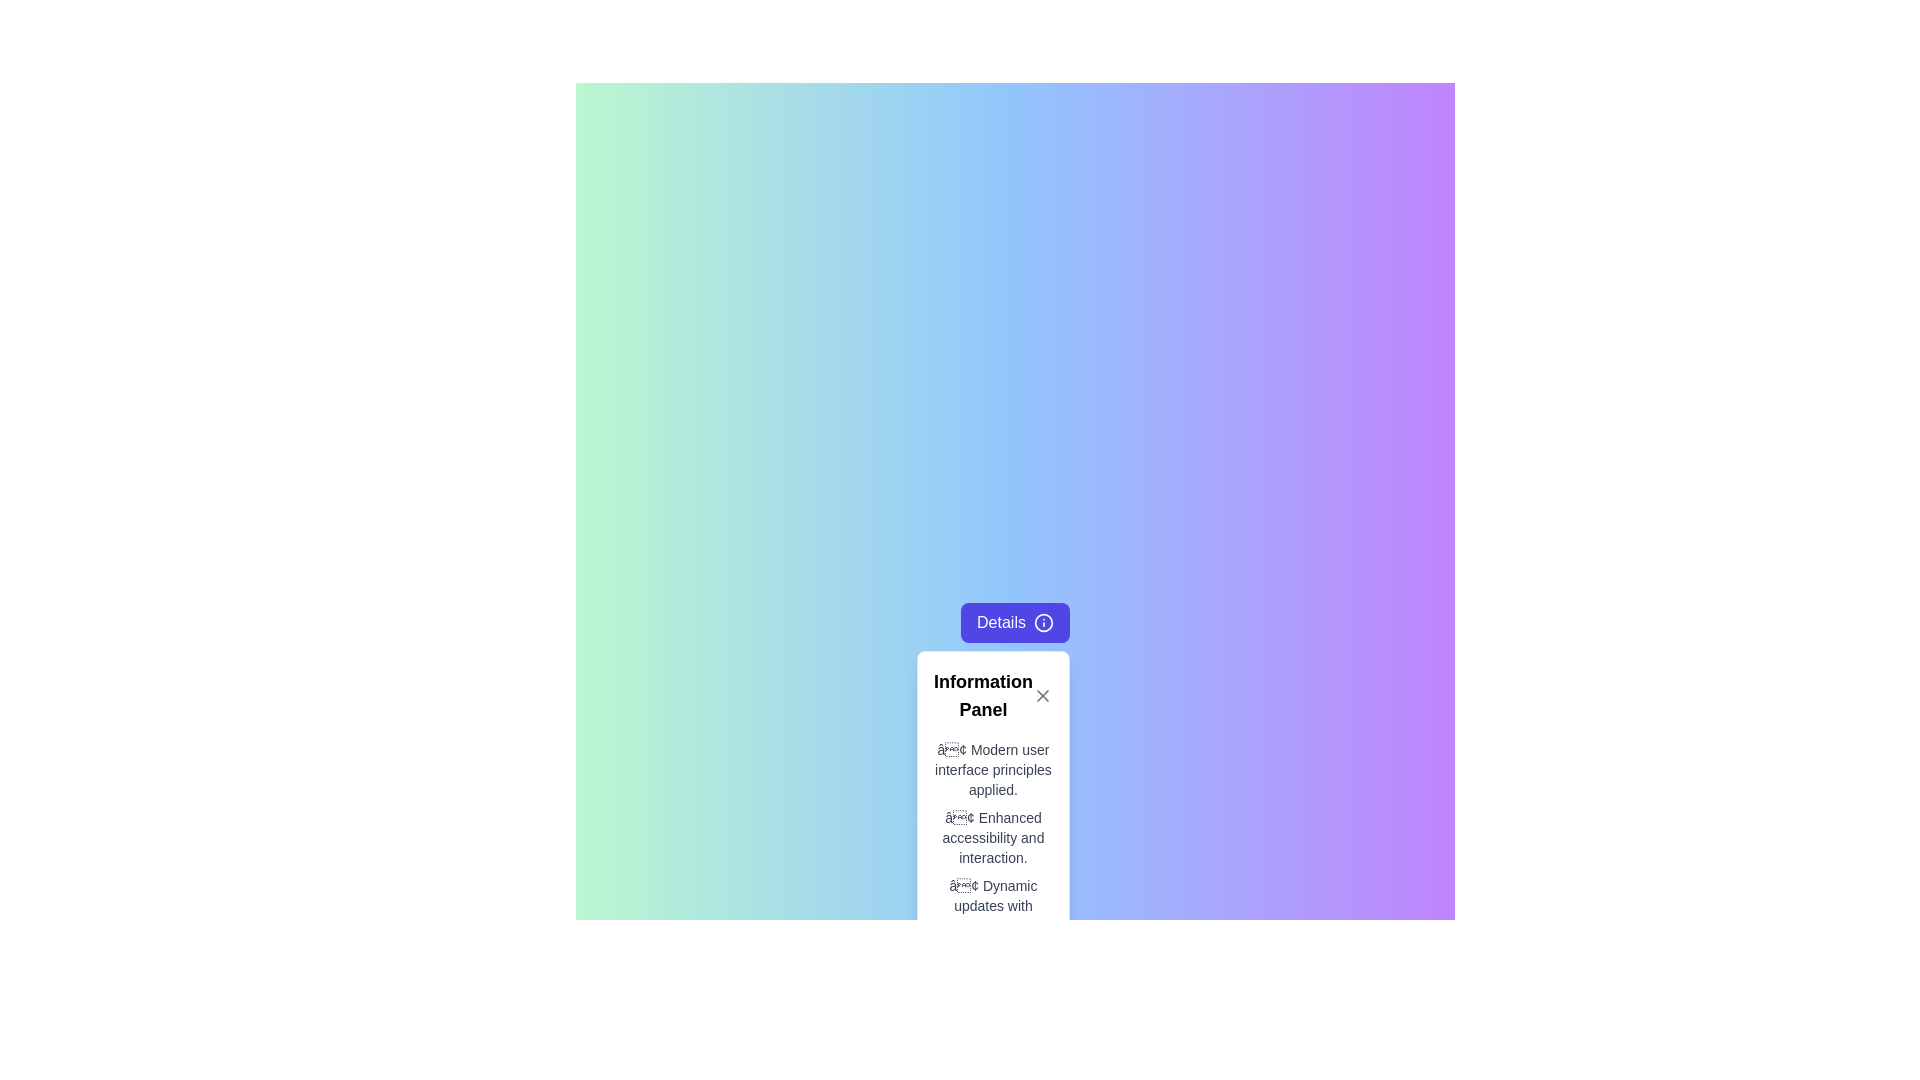 This screenshot has height=1080, width=1920. I want to click on the details within the Informational Panel which displays features such as 'Modern user interface principles applied' and 'Enhanced accessibility and interaction', so click(993, 801).